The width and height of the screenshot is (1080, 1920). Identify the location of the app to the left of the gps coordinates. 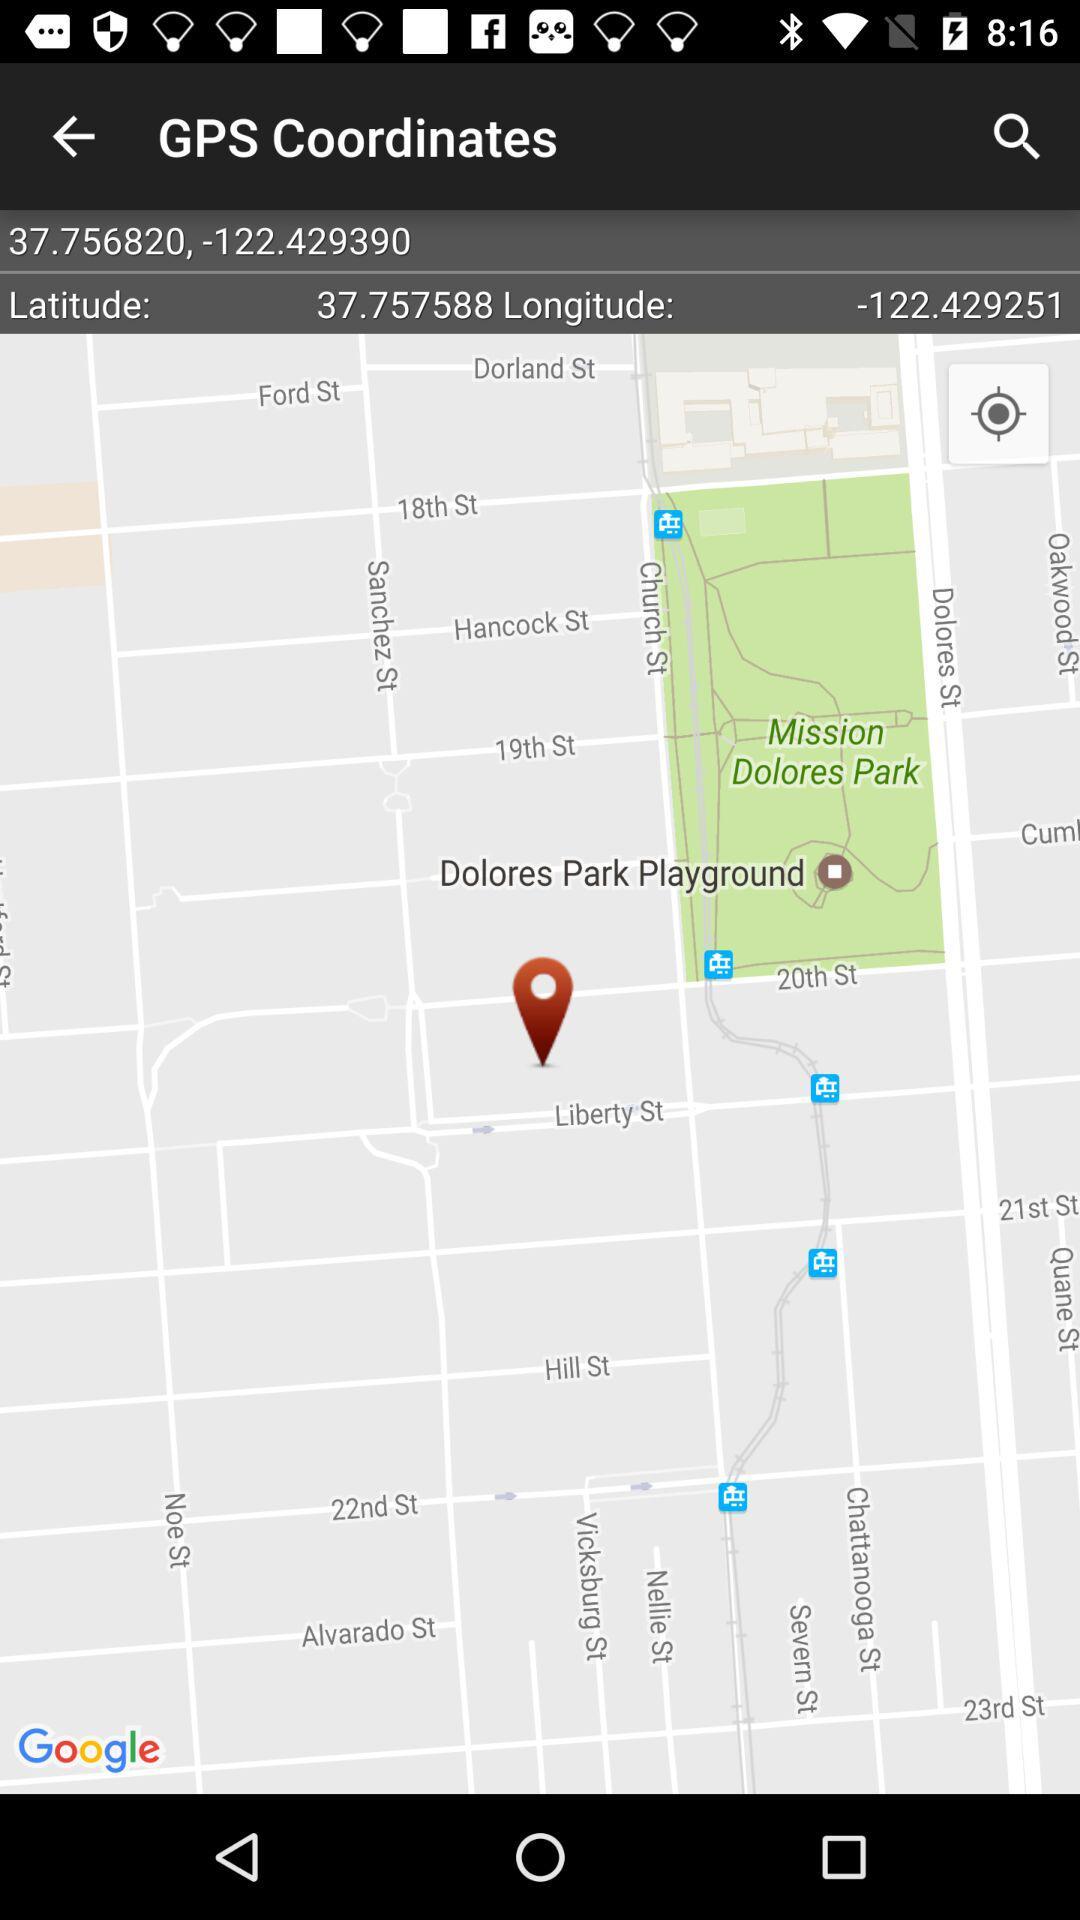
(72, 135).